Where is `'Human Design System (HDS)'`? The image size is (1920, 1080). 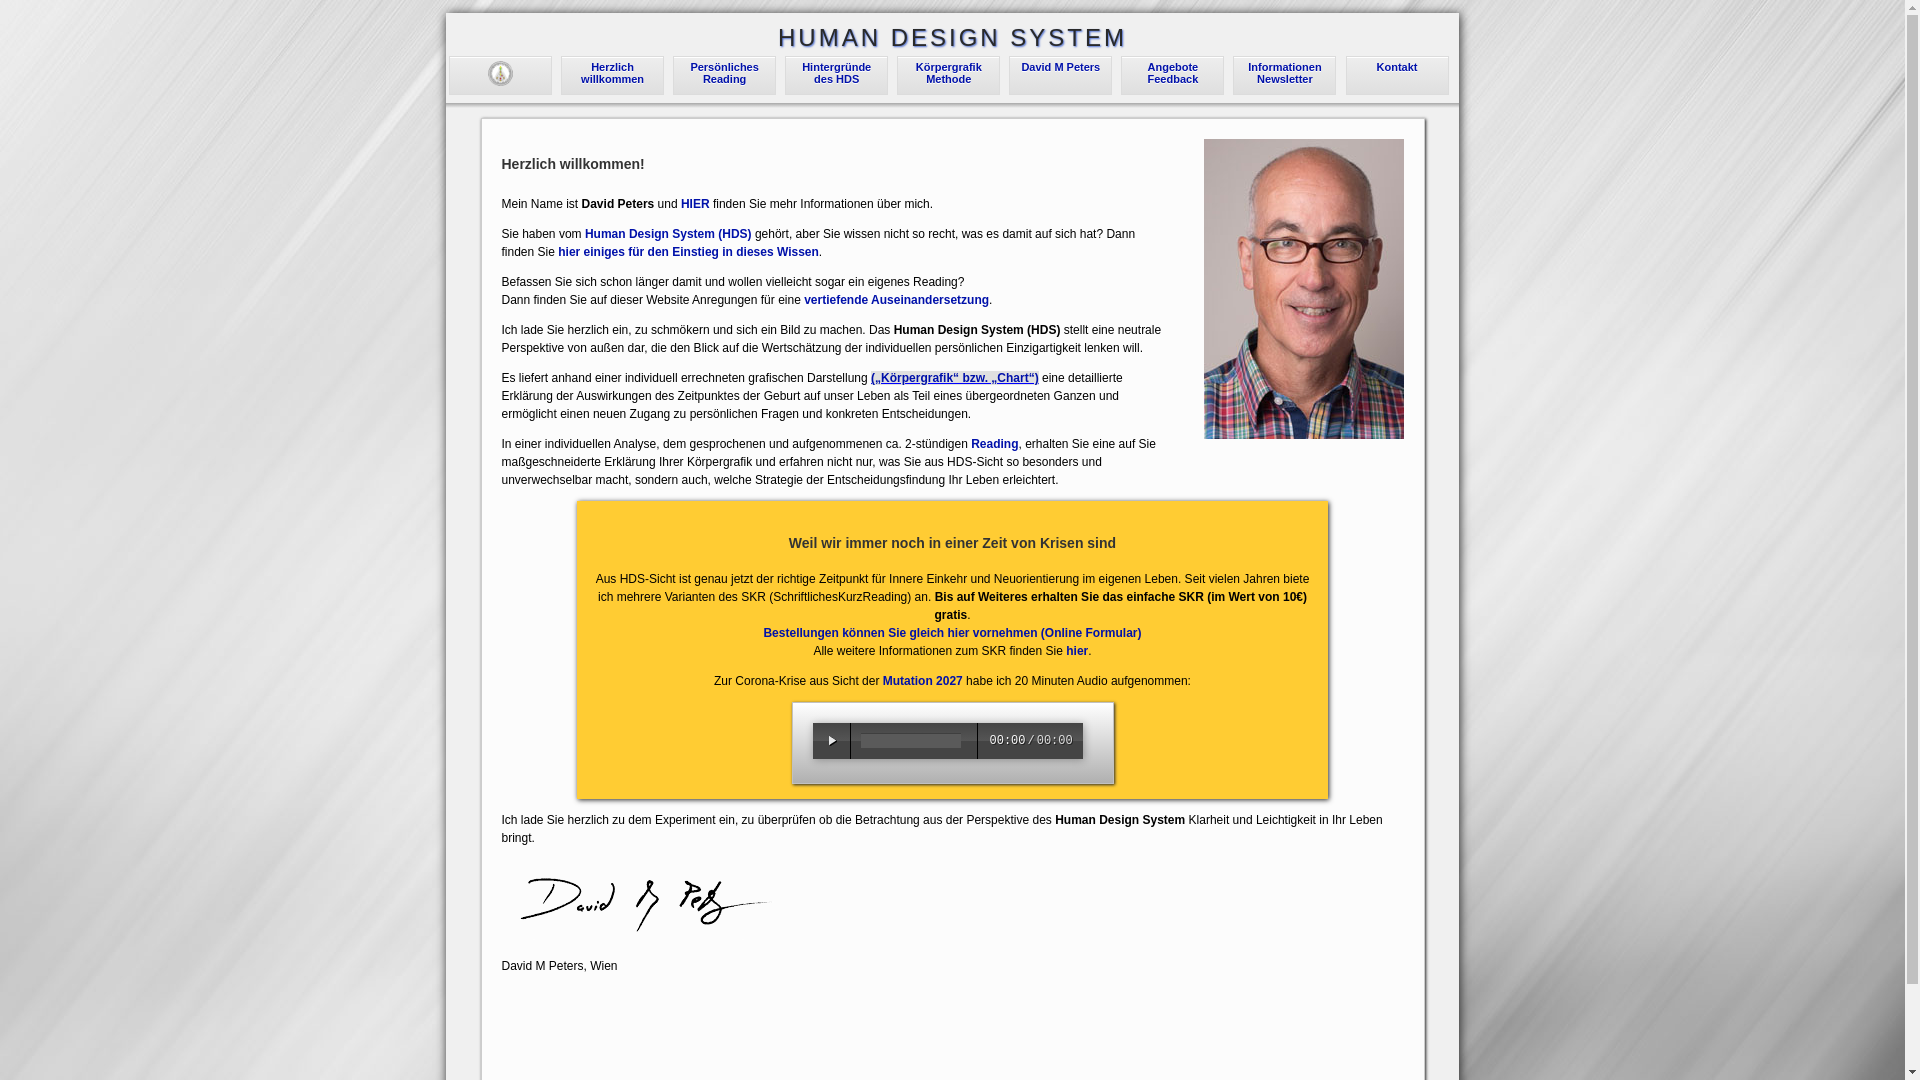
'Human Design System (HDS)' is located at coordinates (668, 233).